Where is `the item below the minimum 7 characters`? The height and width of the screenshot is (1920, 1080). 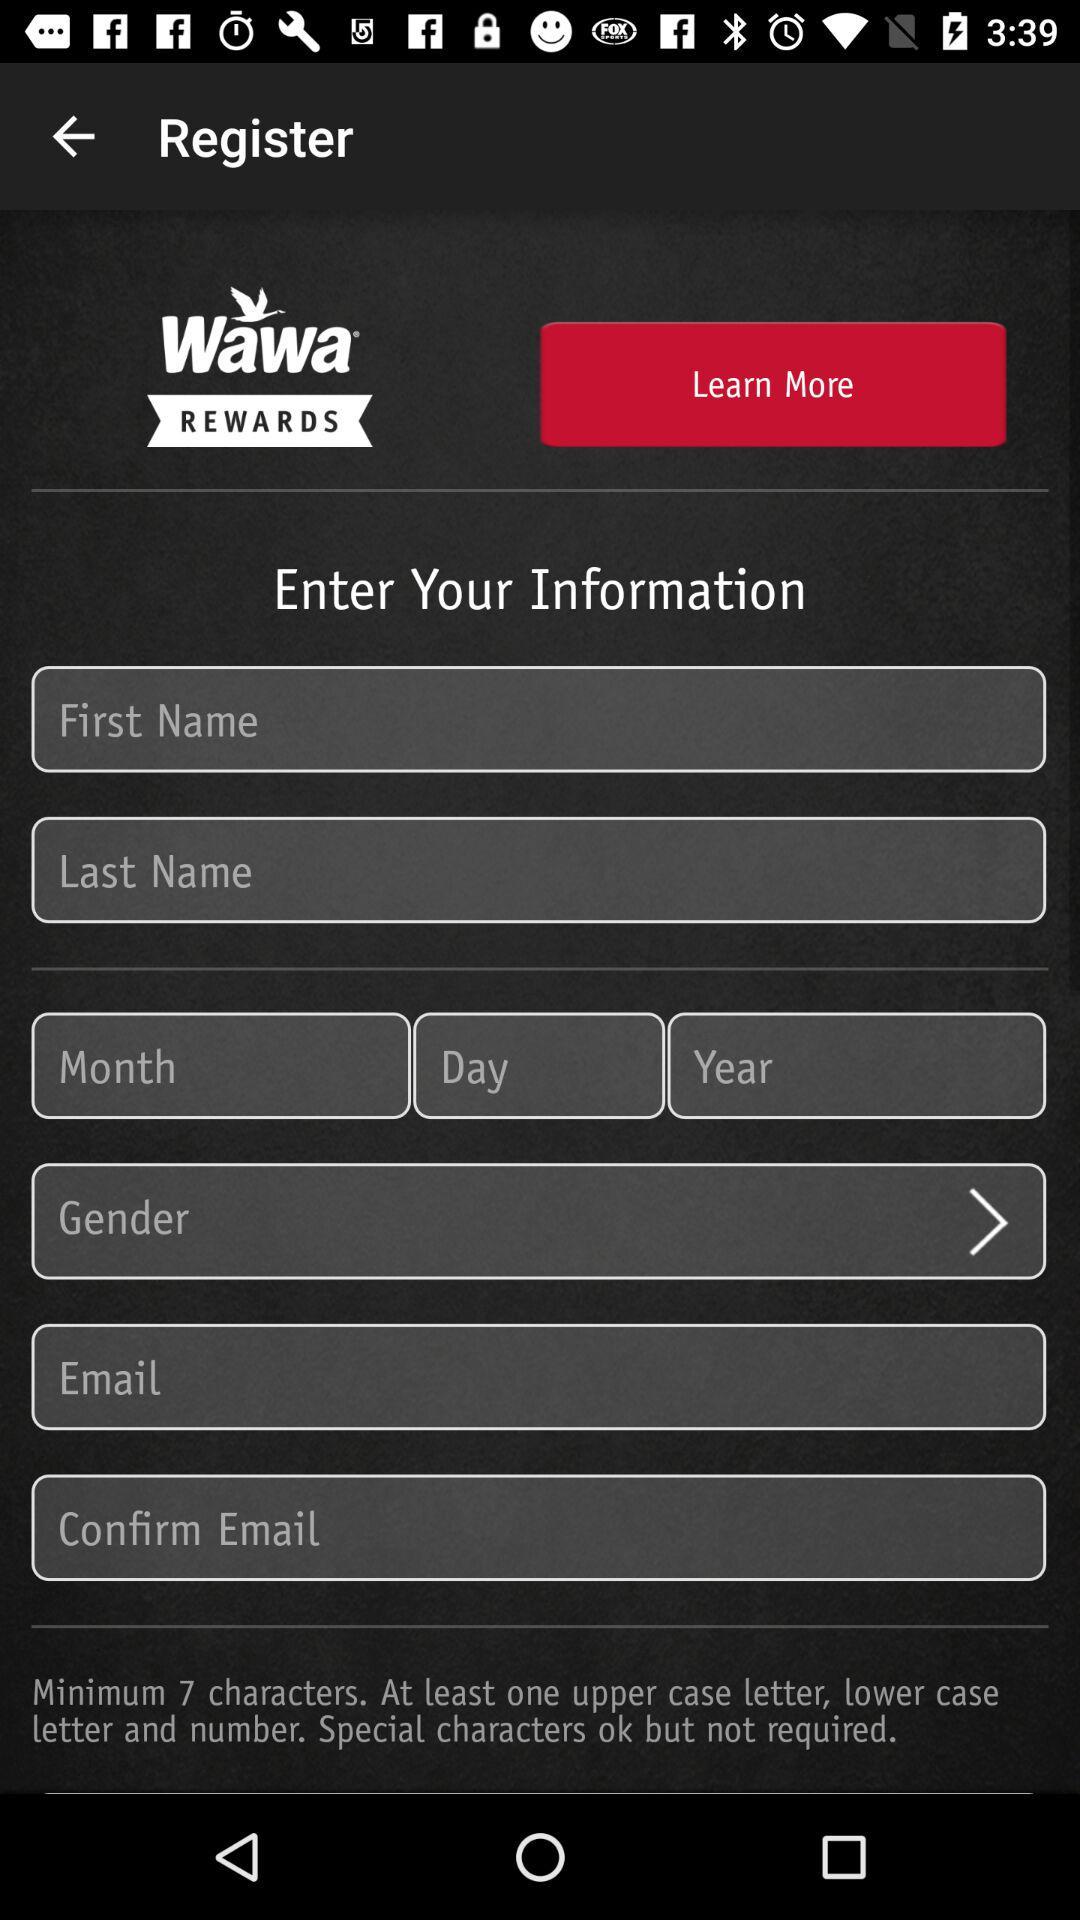
the item below the minimum 7 characters is located at coordinates (540, 1793).